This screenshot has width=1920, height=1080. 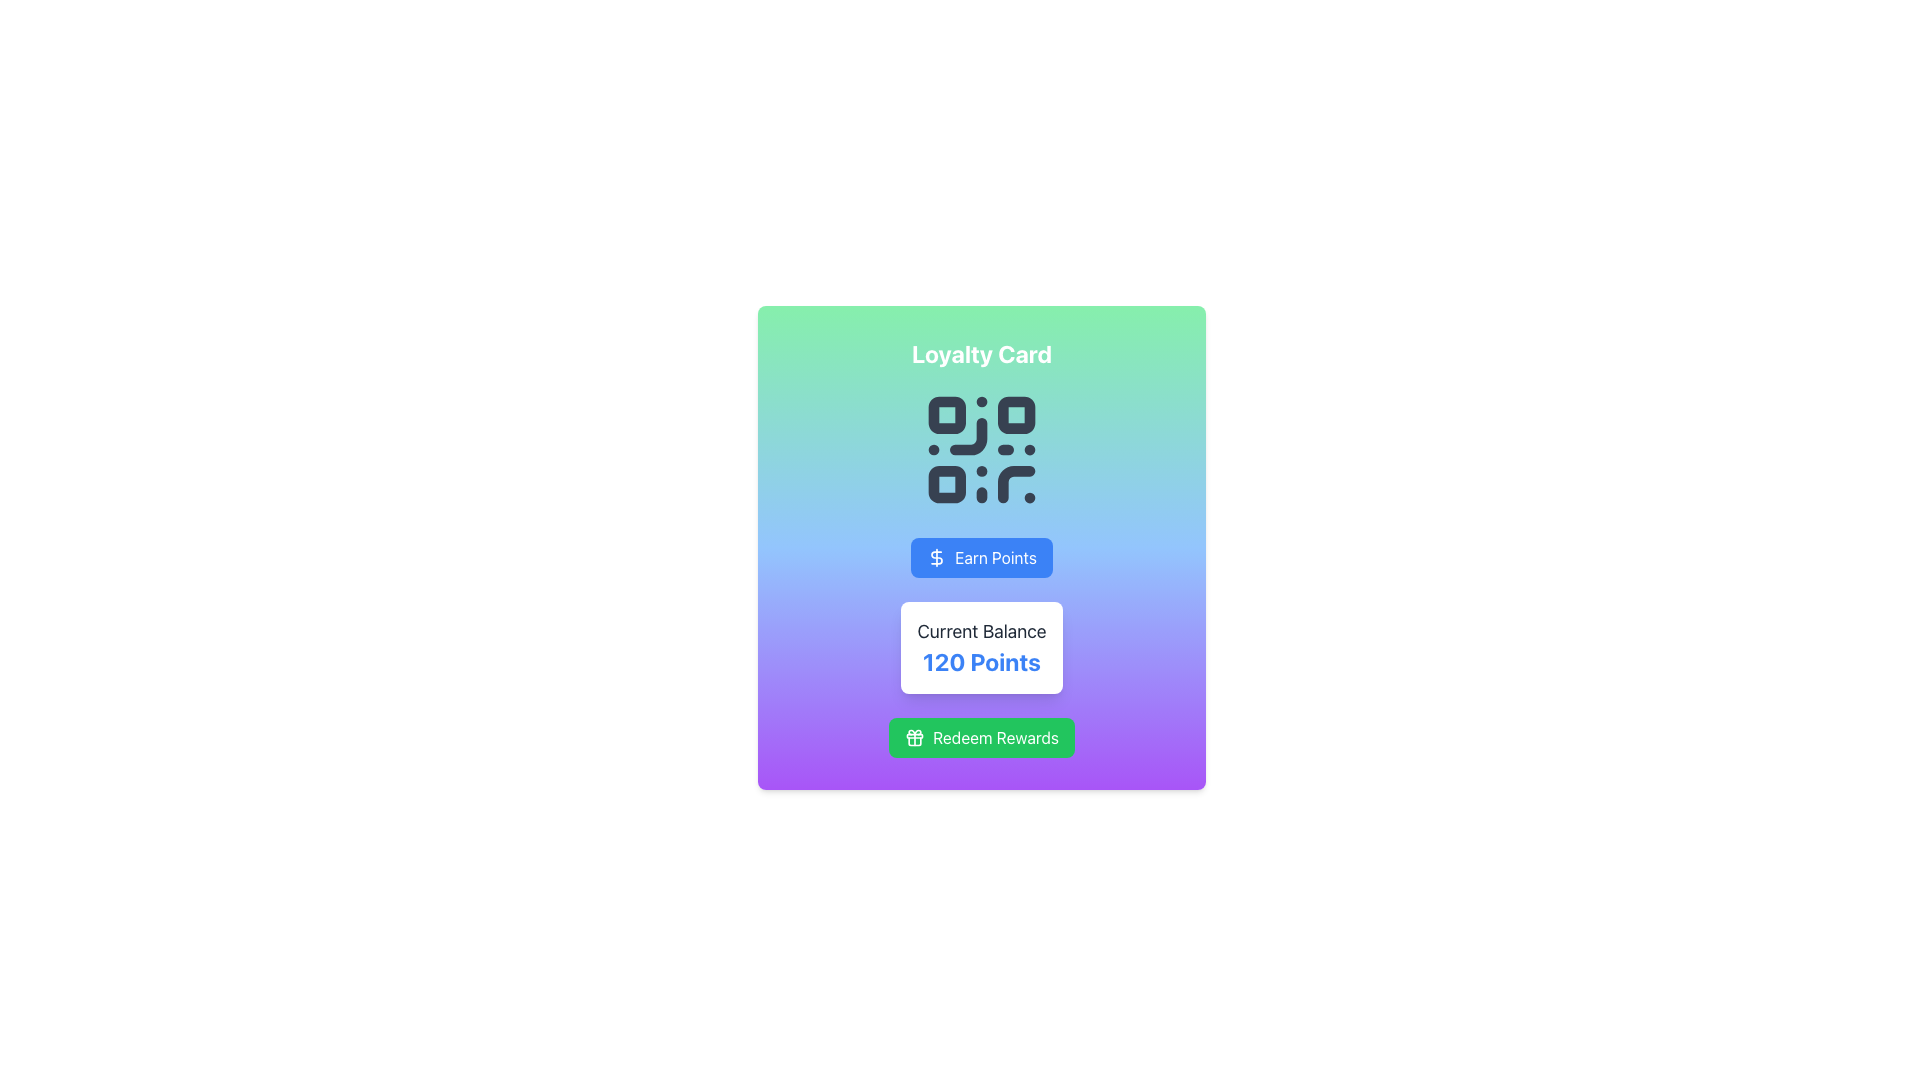 I want to click on the Vector graphic component that is part of the QR code graphic in the upper central region of the card-like UI section, so click(x=1016, y=484).